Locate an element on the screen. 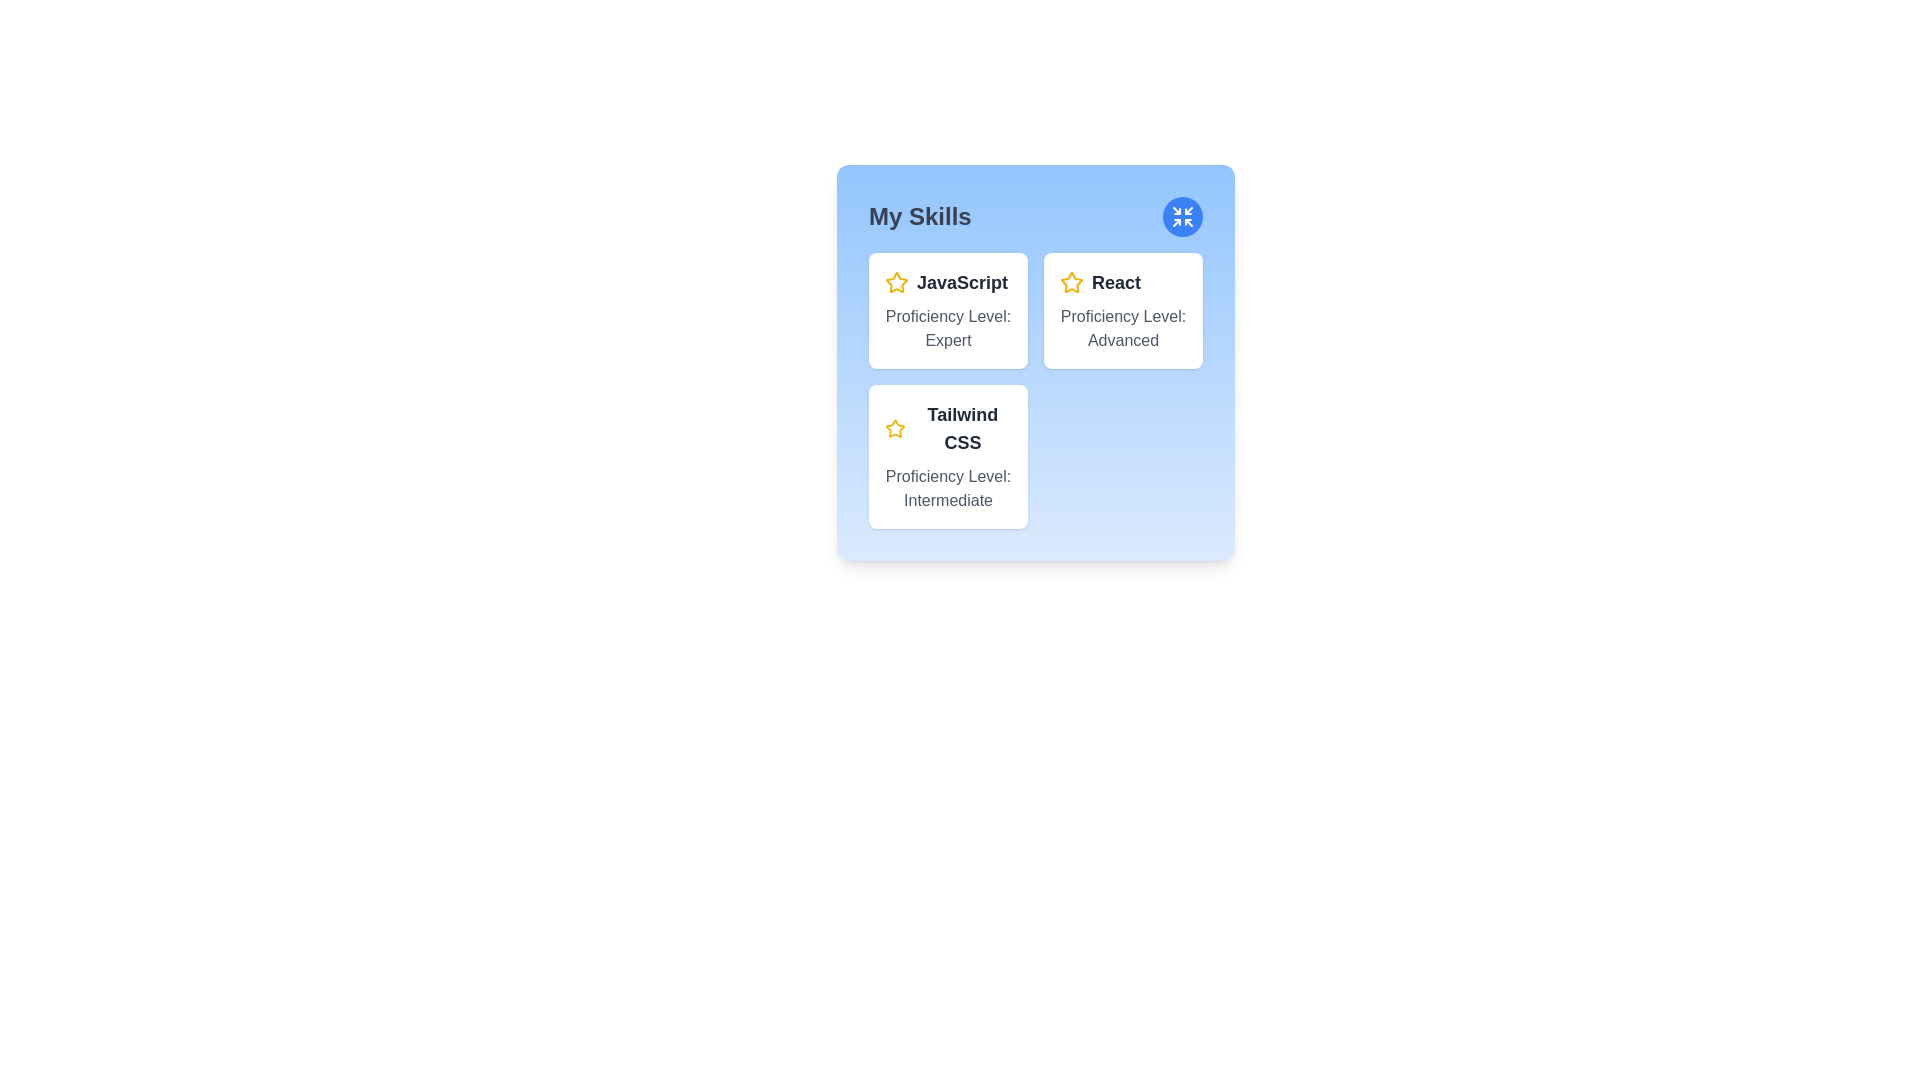  the five-pointed star icon with a gold outline and white interior located next to the skill name in the 'My Skills' section is located at coordinates (1070, 282).